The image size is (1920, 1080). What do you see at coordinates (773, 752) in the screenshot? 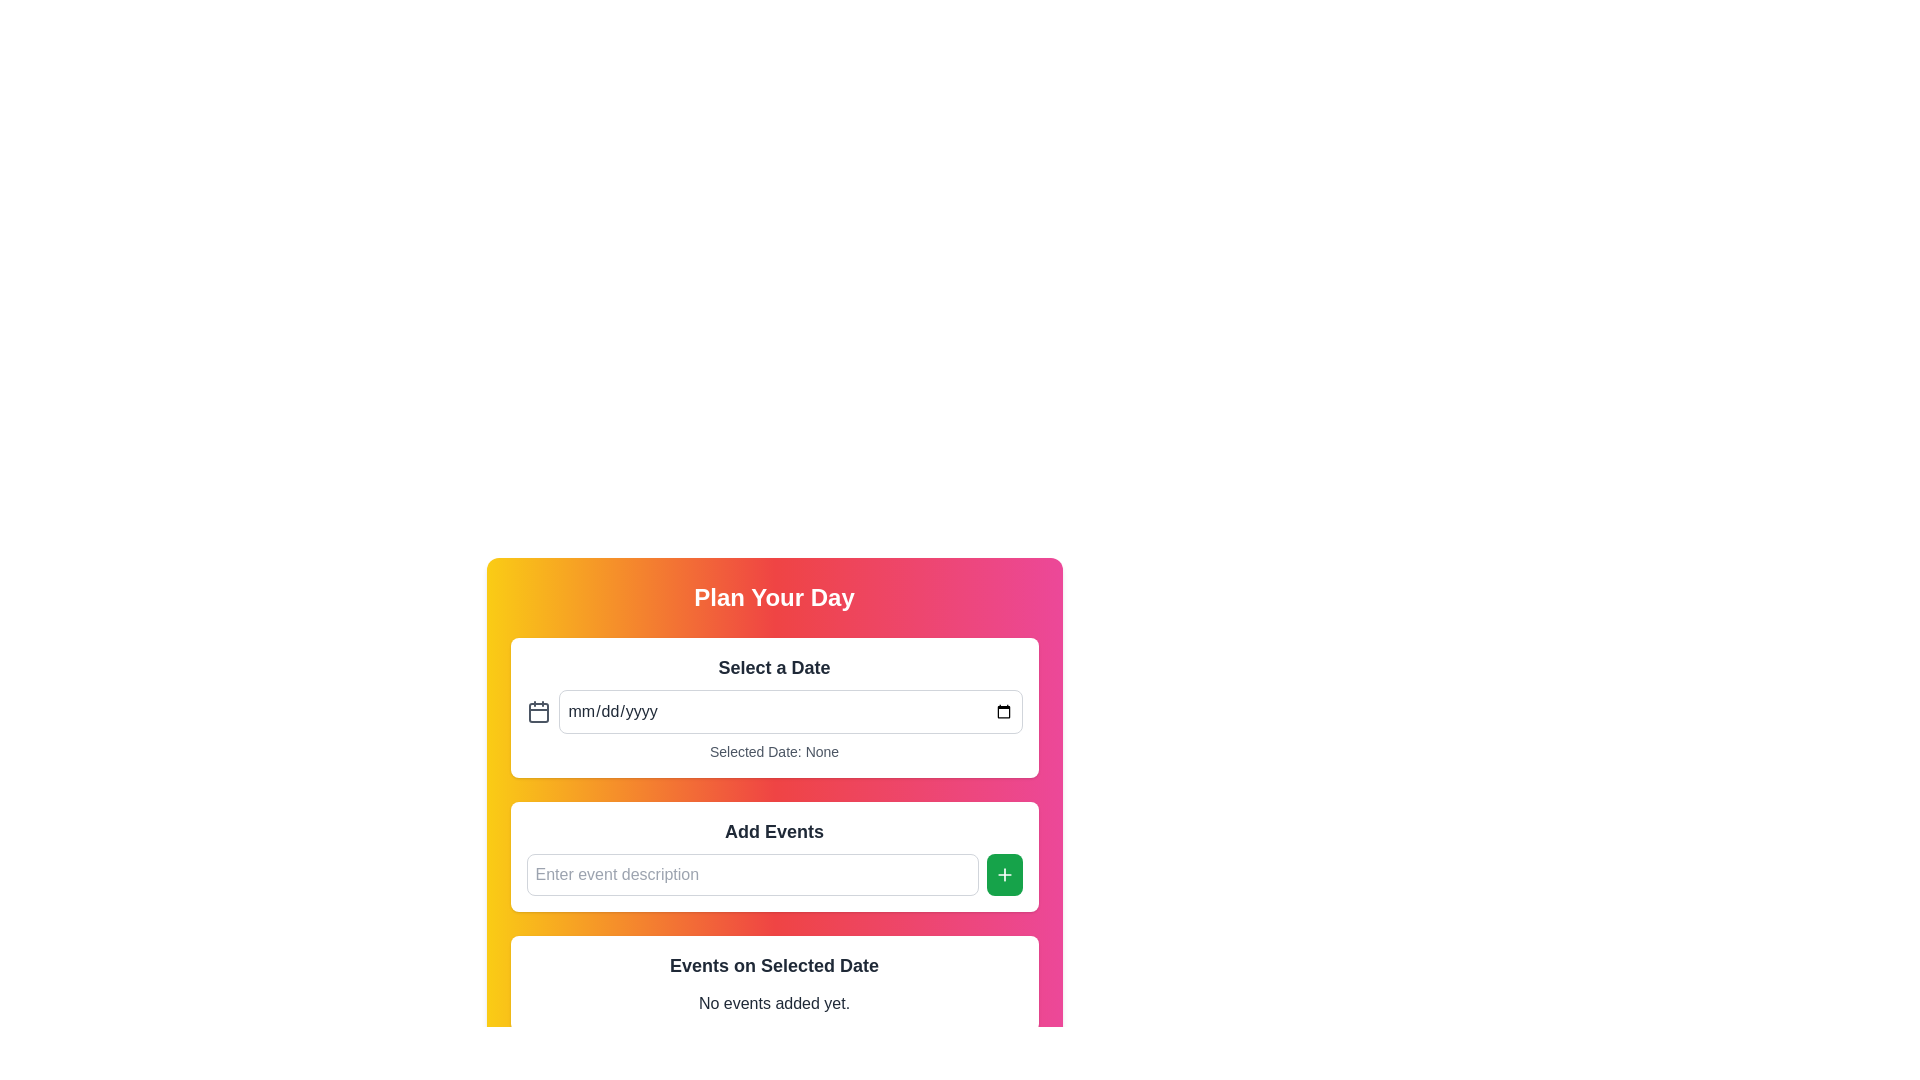
I see `the Status Text element, which displays the currently selected date or 'None' if no date has been selected, located below the date input field and calendar icon` at bounding box center [773, 752].